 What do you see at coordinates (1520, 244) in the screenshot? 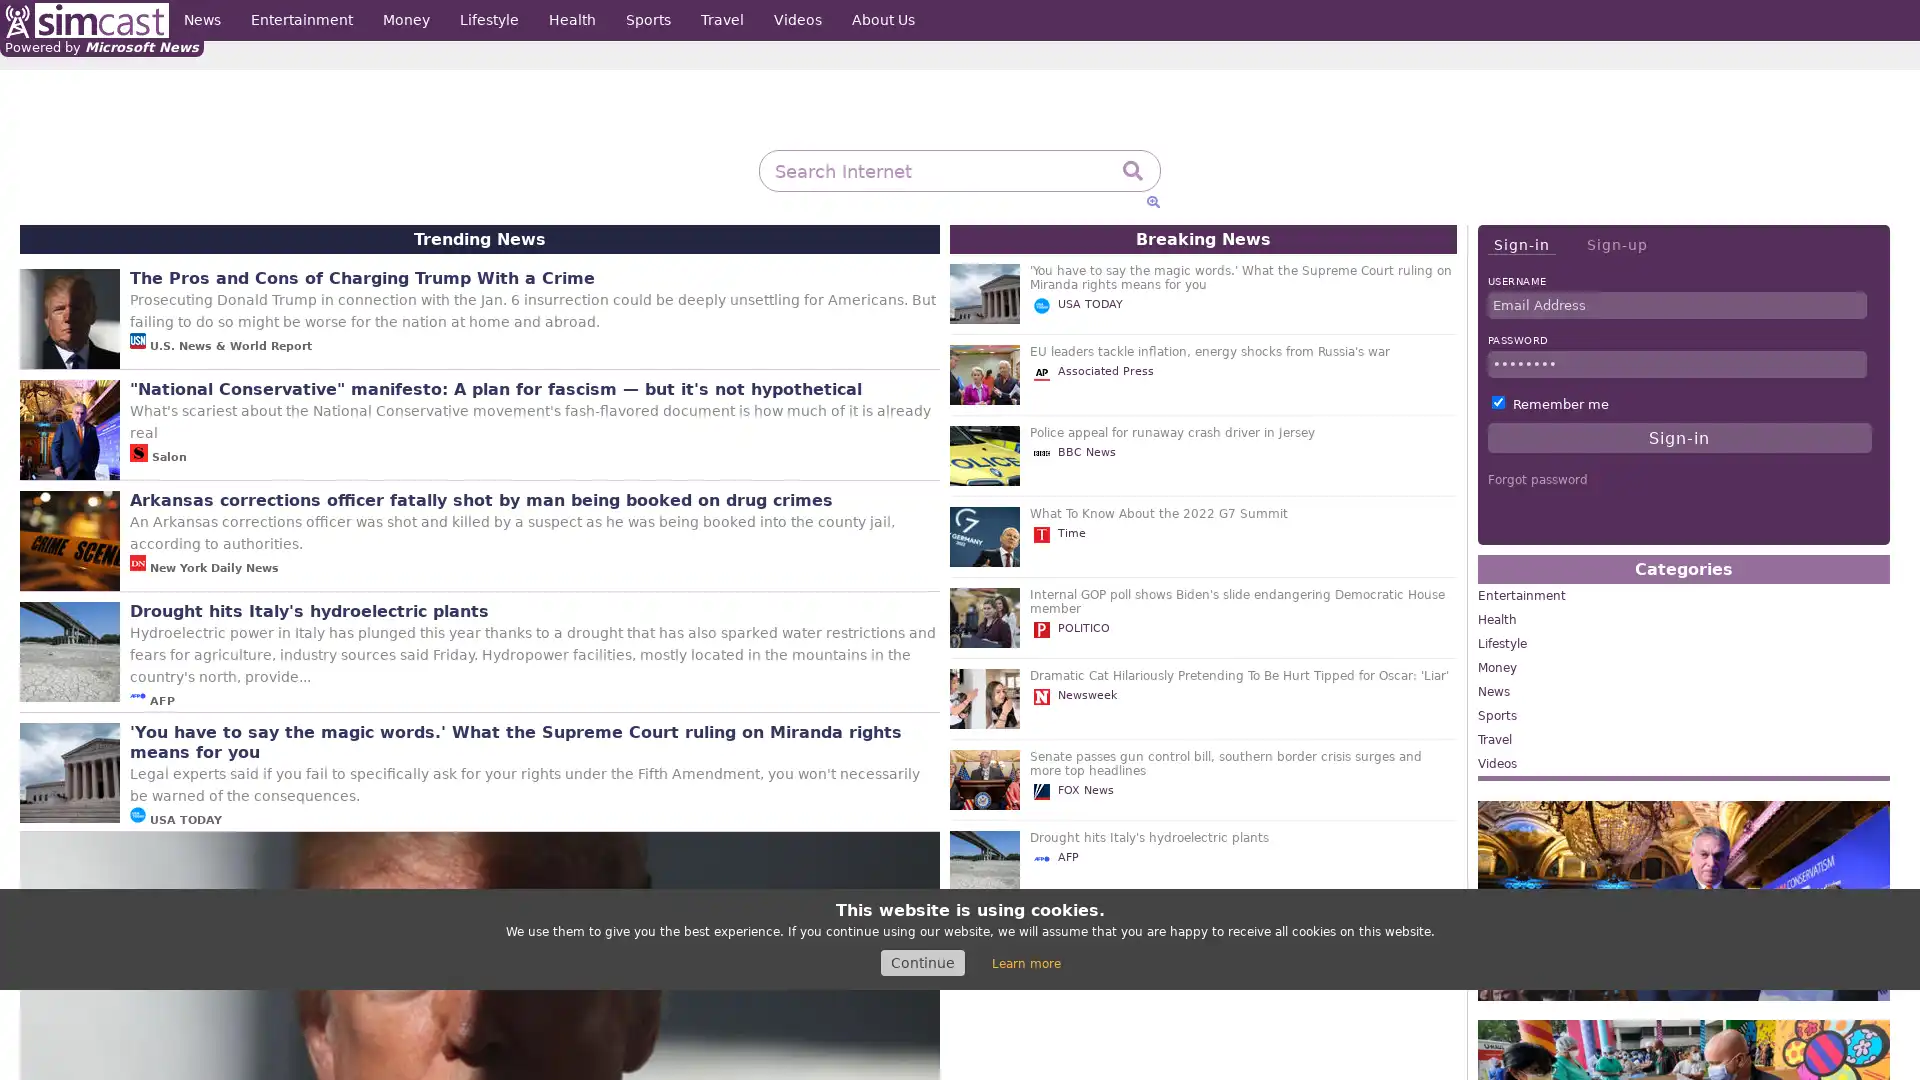
I see `Sign-in` at bounding box center [1520, 244].